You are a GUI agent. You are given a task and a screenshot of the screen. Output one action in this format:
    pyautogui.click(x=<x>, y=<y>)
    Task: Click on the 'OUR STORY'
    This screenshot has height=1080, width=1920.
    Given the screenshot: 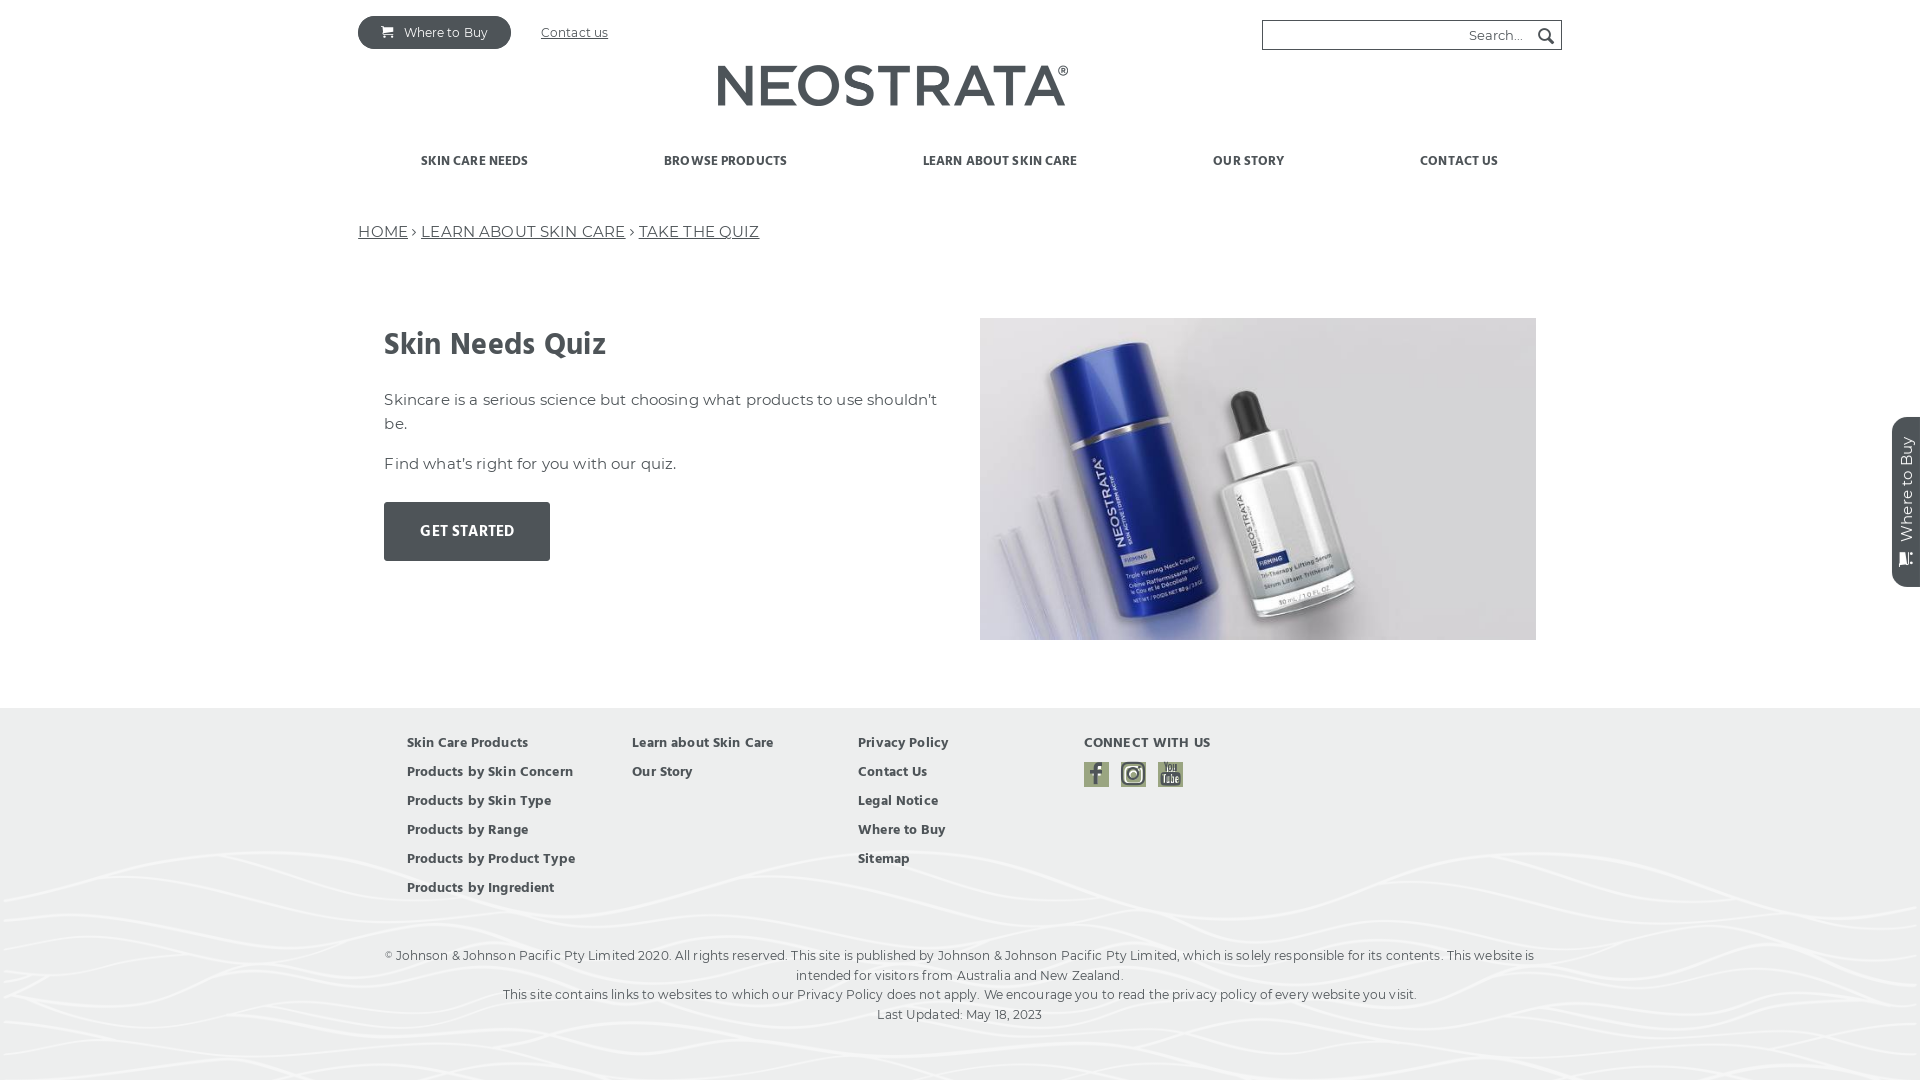 What is the action you would take?
    pyautogui.click(x=1247, y=171)
    